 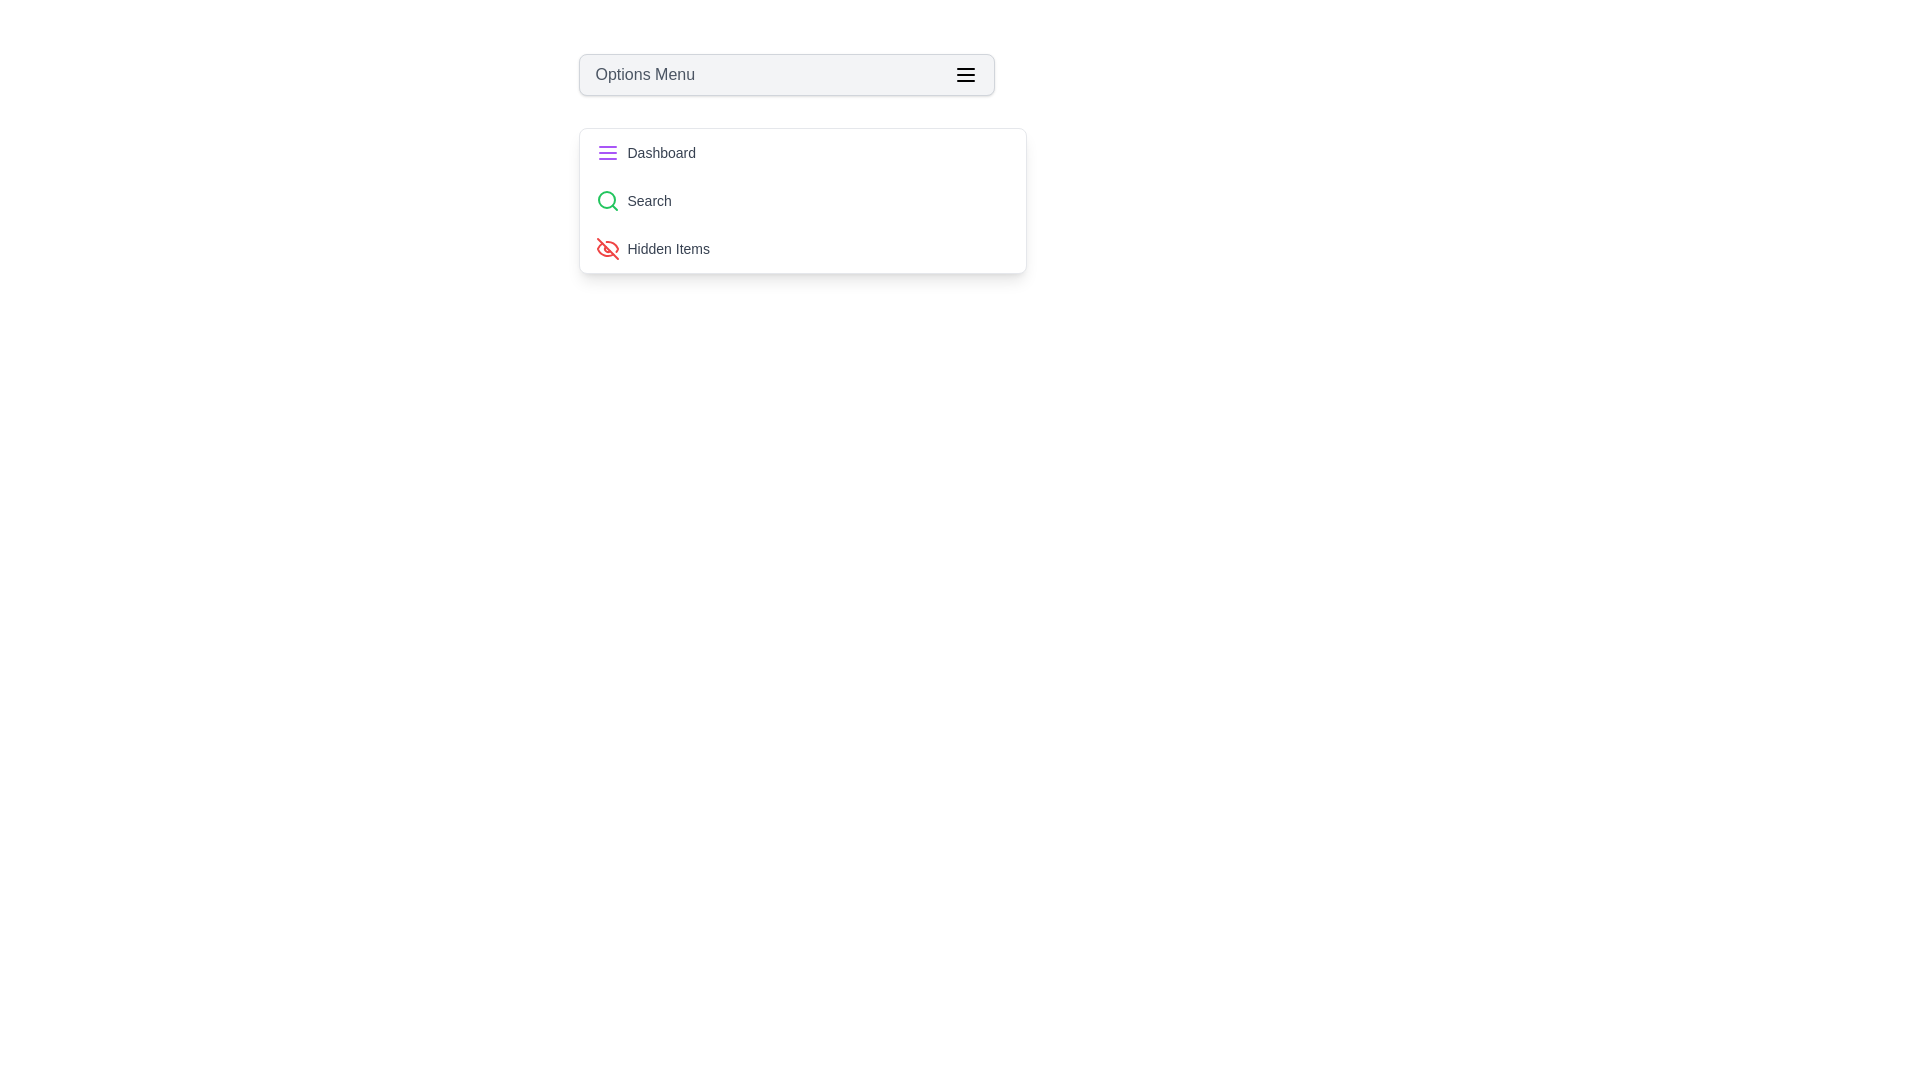 I want to click on to select the 'Manage Hidden Items' menu item, which is the third option in the dropdown menu below 'Dashboard' and 'Search', so click(x=802, y=248).